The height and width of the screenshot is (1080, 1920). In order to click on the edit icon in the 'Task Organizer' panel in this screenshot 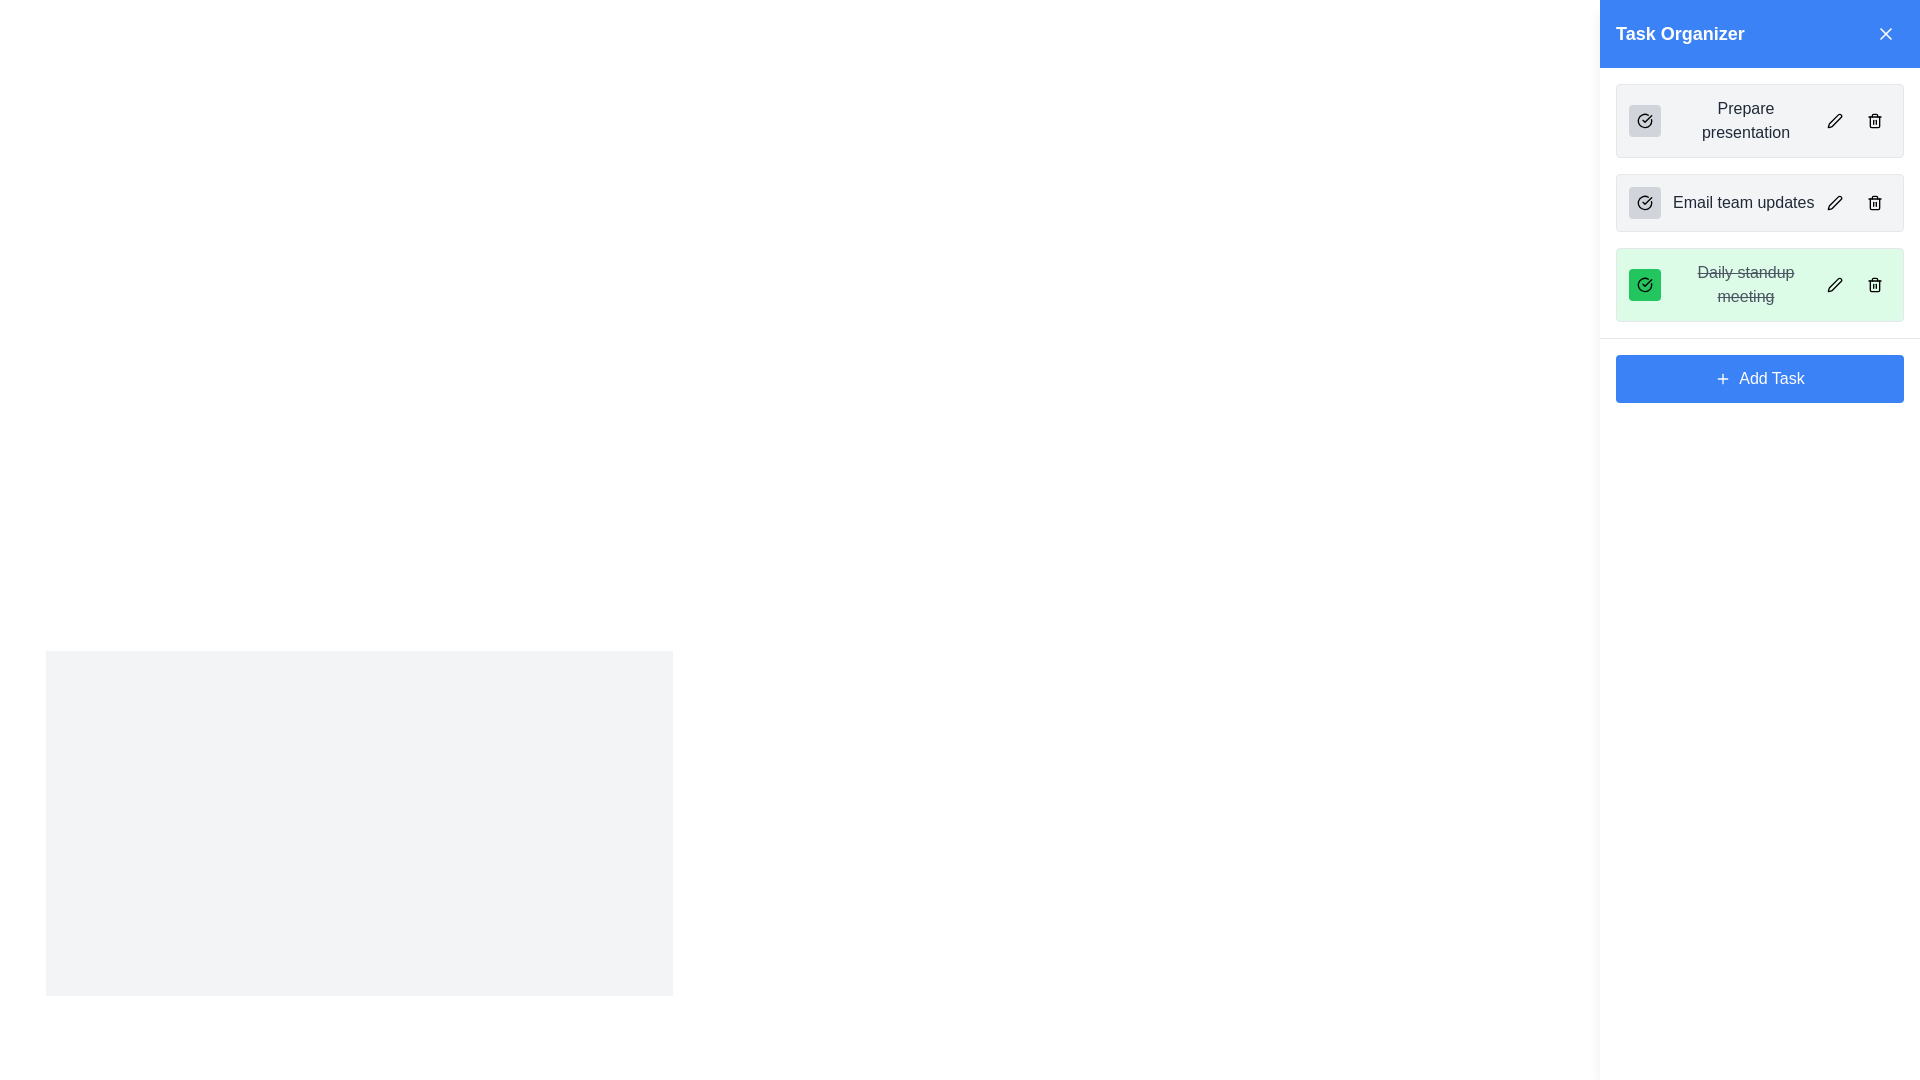, I will do `click(1834, 203)`.